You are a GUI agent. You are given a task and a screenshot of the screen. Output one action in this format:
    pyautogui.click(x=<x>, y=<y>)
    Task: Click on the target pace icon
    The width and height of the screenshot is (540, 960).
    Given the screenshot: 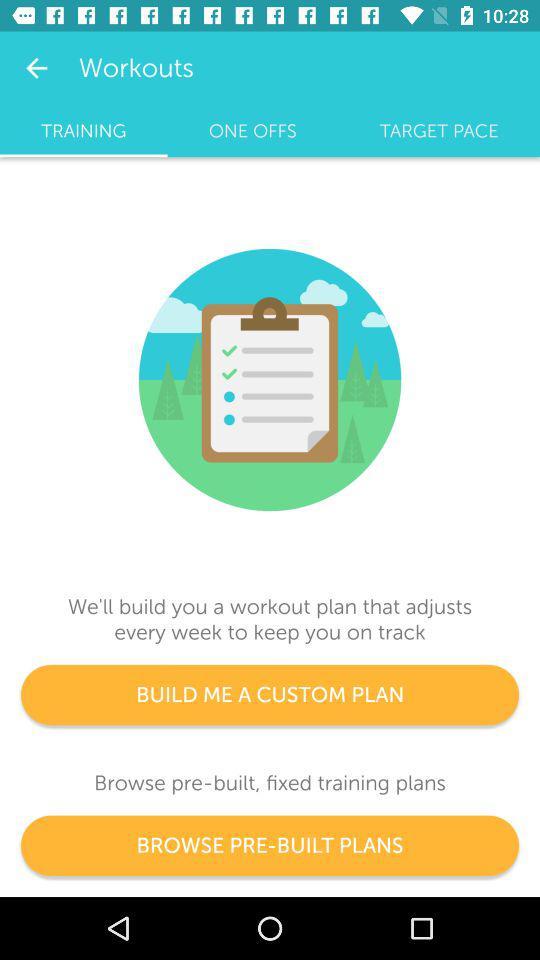 What is the action you would take?
    pyautogui.click(x=438, y=130)
    